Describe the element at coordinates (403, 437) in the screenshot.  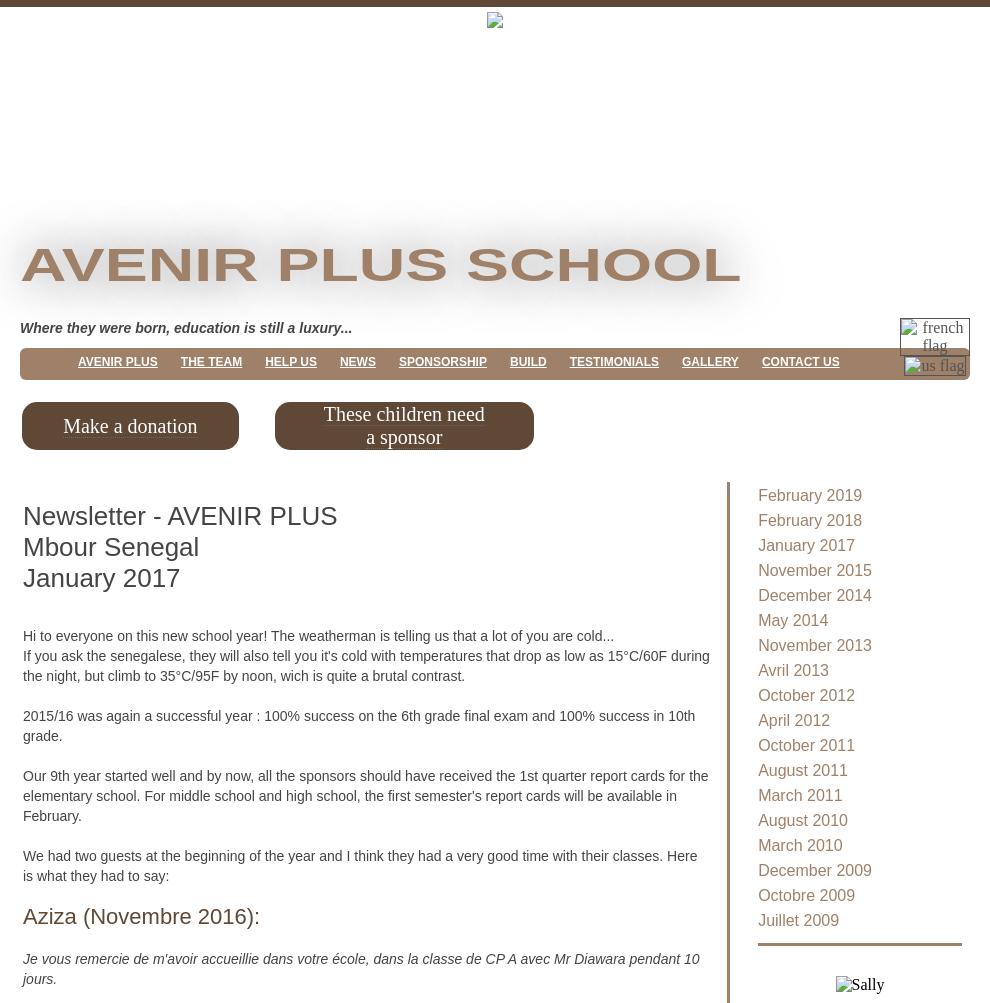
I see `'a sponsor'` at that location.